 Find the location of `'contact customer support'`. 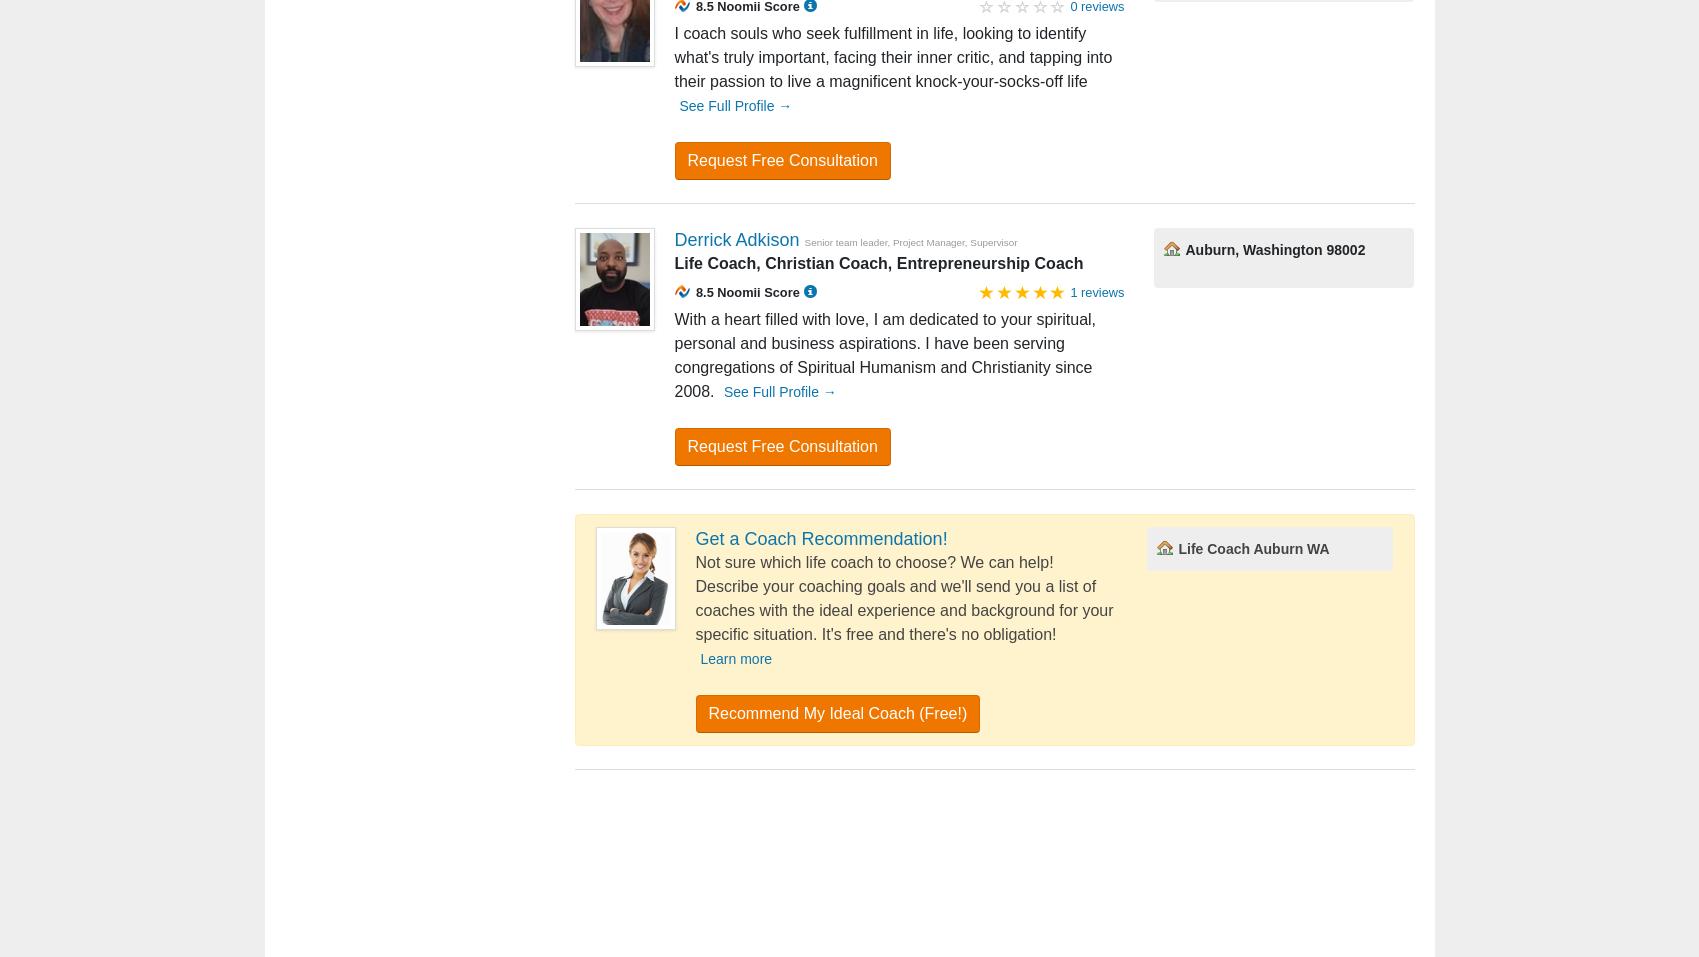

'contact customer support' is located at coordinates (1039, 867).